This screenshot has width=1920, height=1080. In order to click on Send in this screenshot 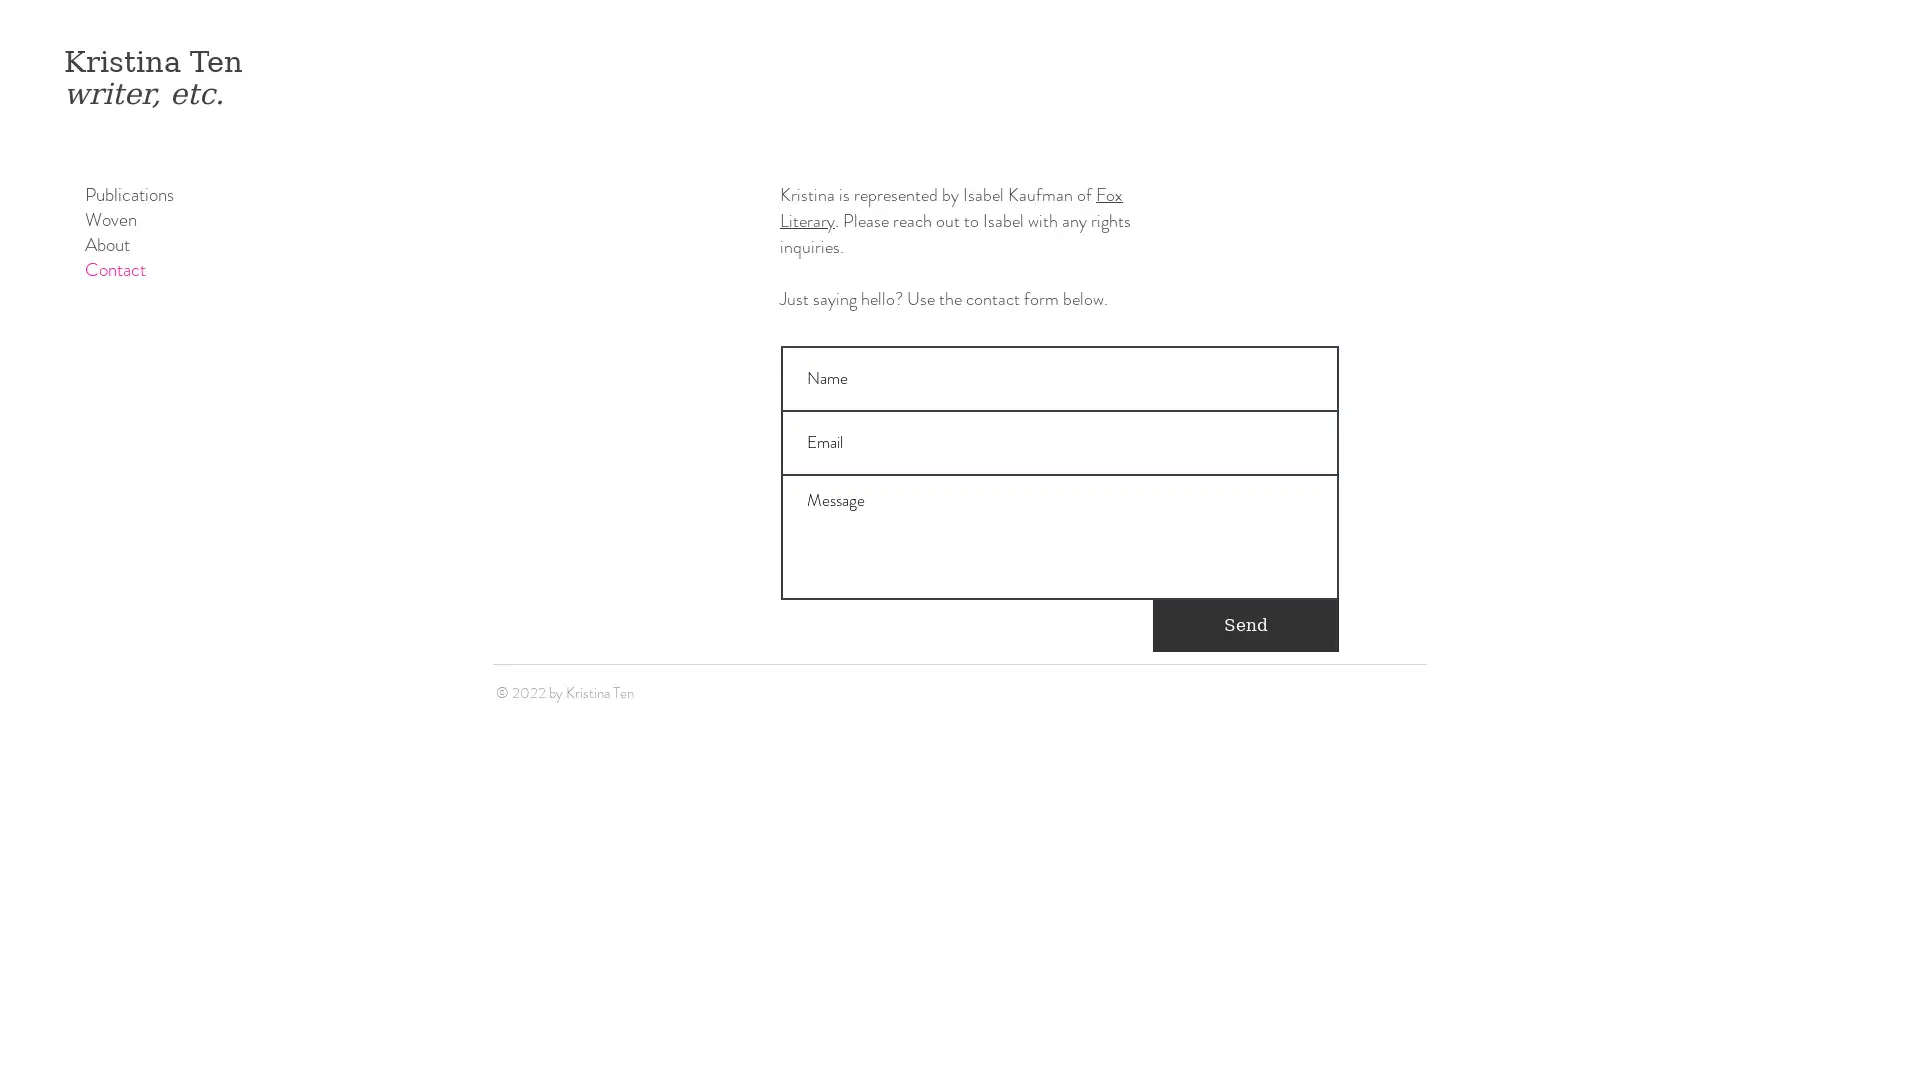, I will do `click(1245, 624)`.